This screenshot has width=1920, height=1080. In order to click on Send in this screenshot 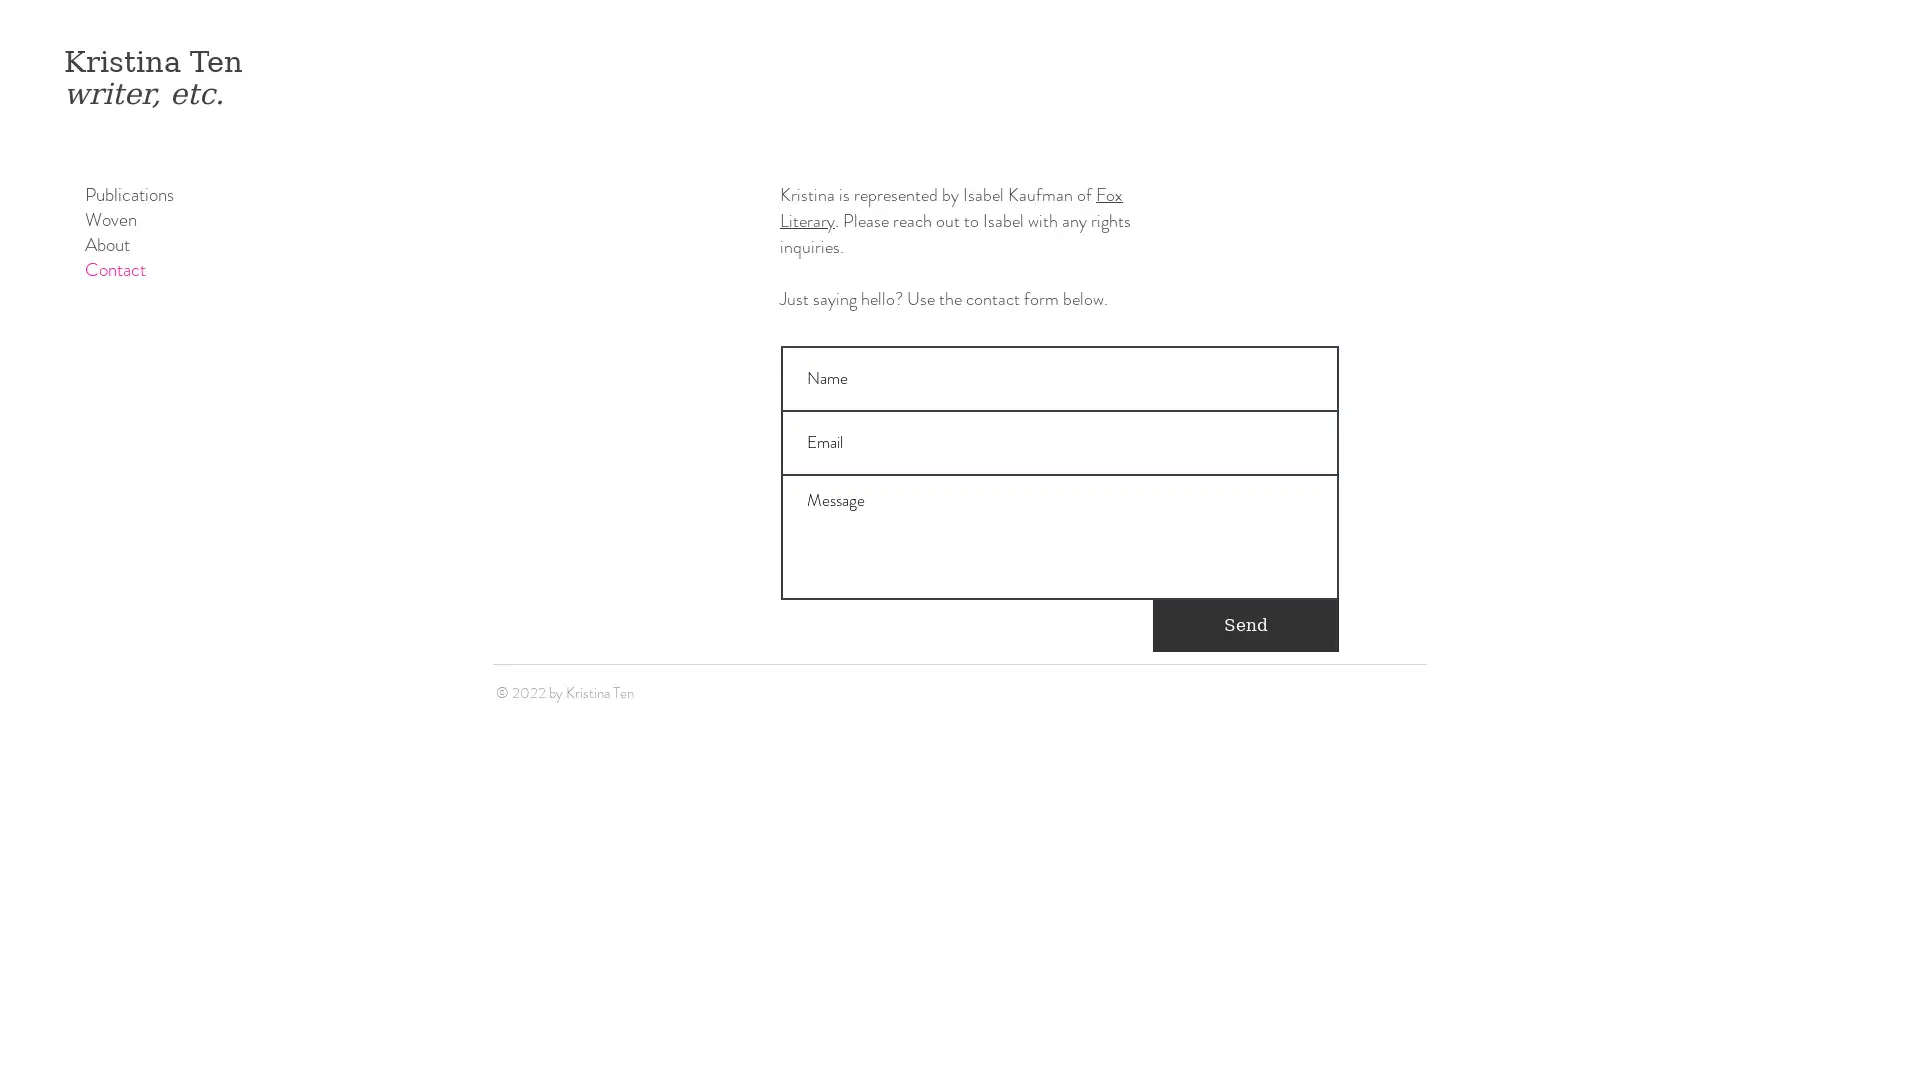, I will do `click(1245, 624)`.